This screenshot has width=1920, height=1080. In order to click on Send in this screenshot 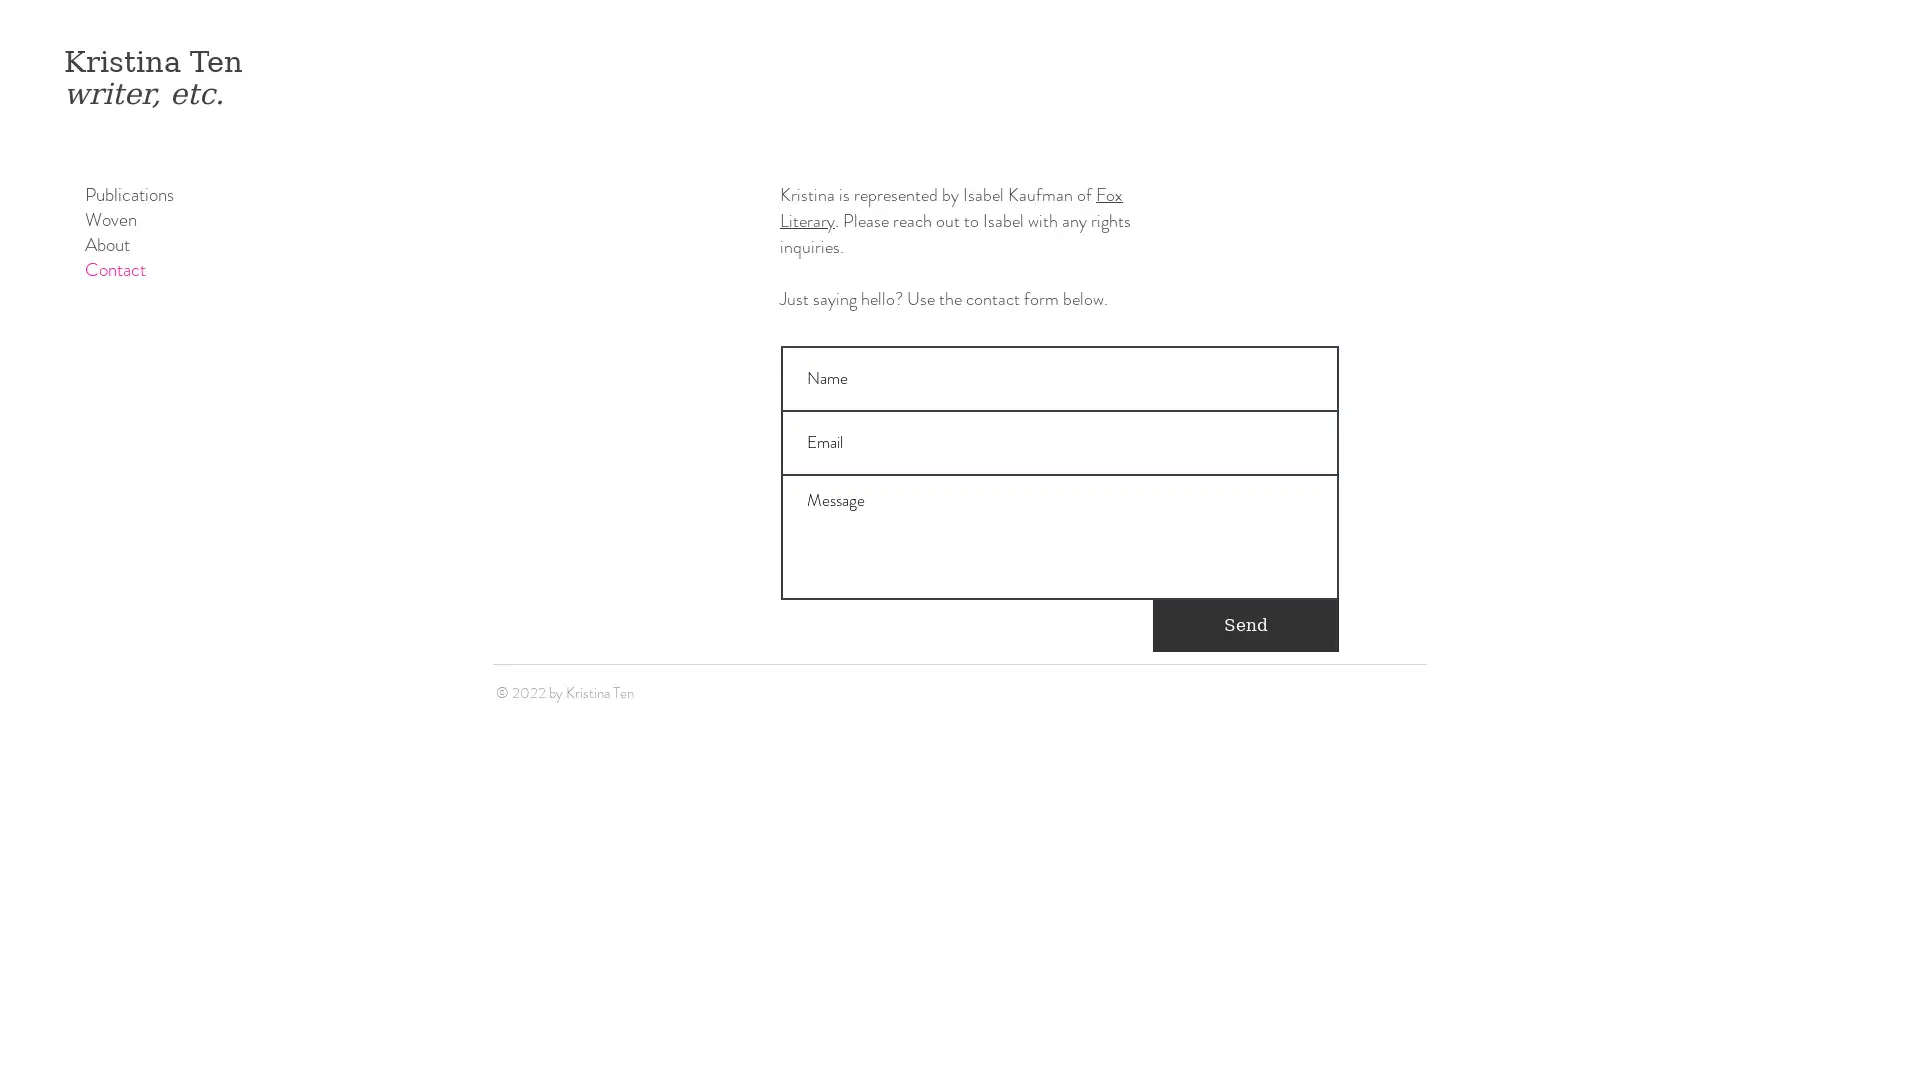, I will do `click(1245, 624)`.